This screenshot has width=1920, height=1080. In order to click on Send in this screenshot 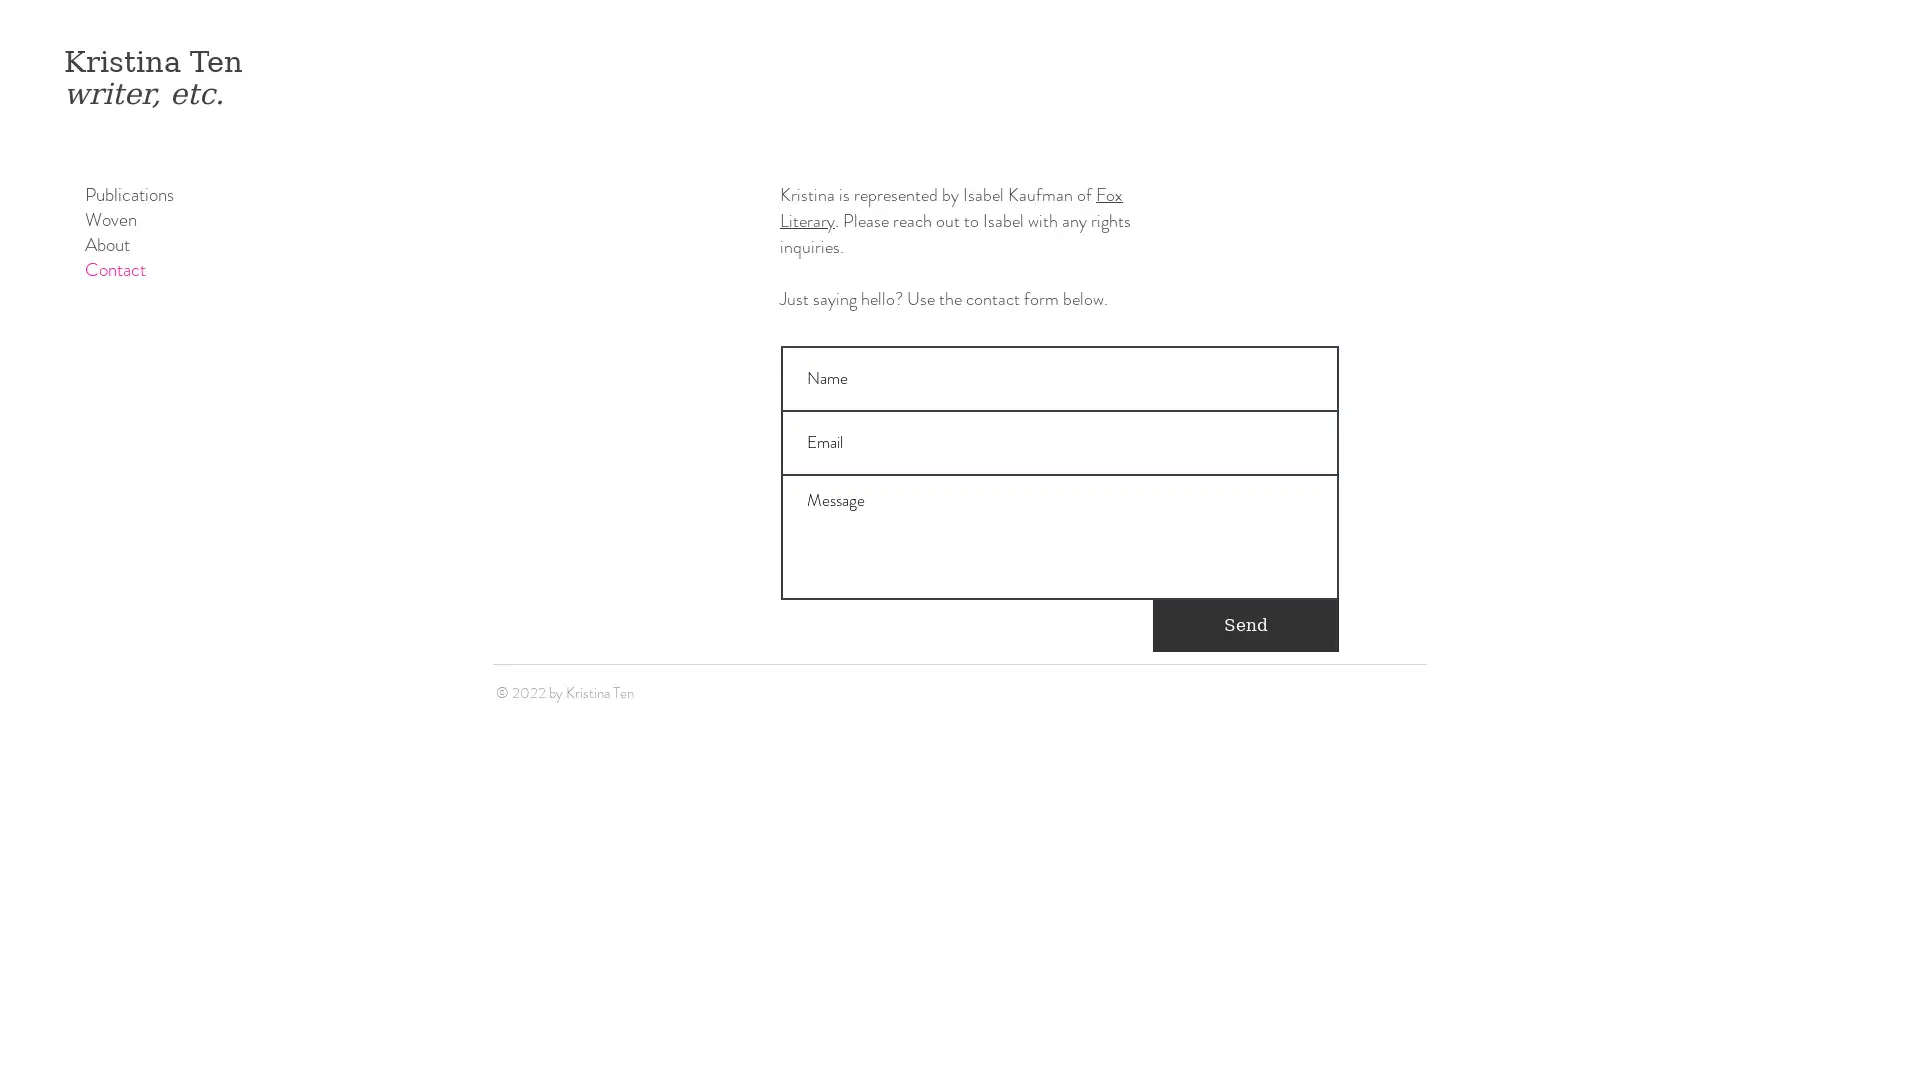, I will do `click(1245, 624)`.